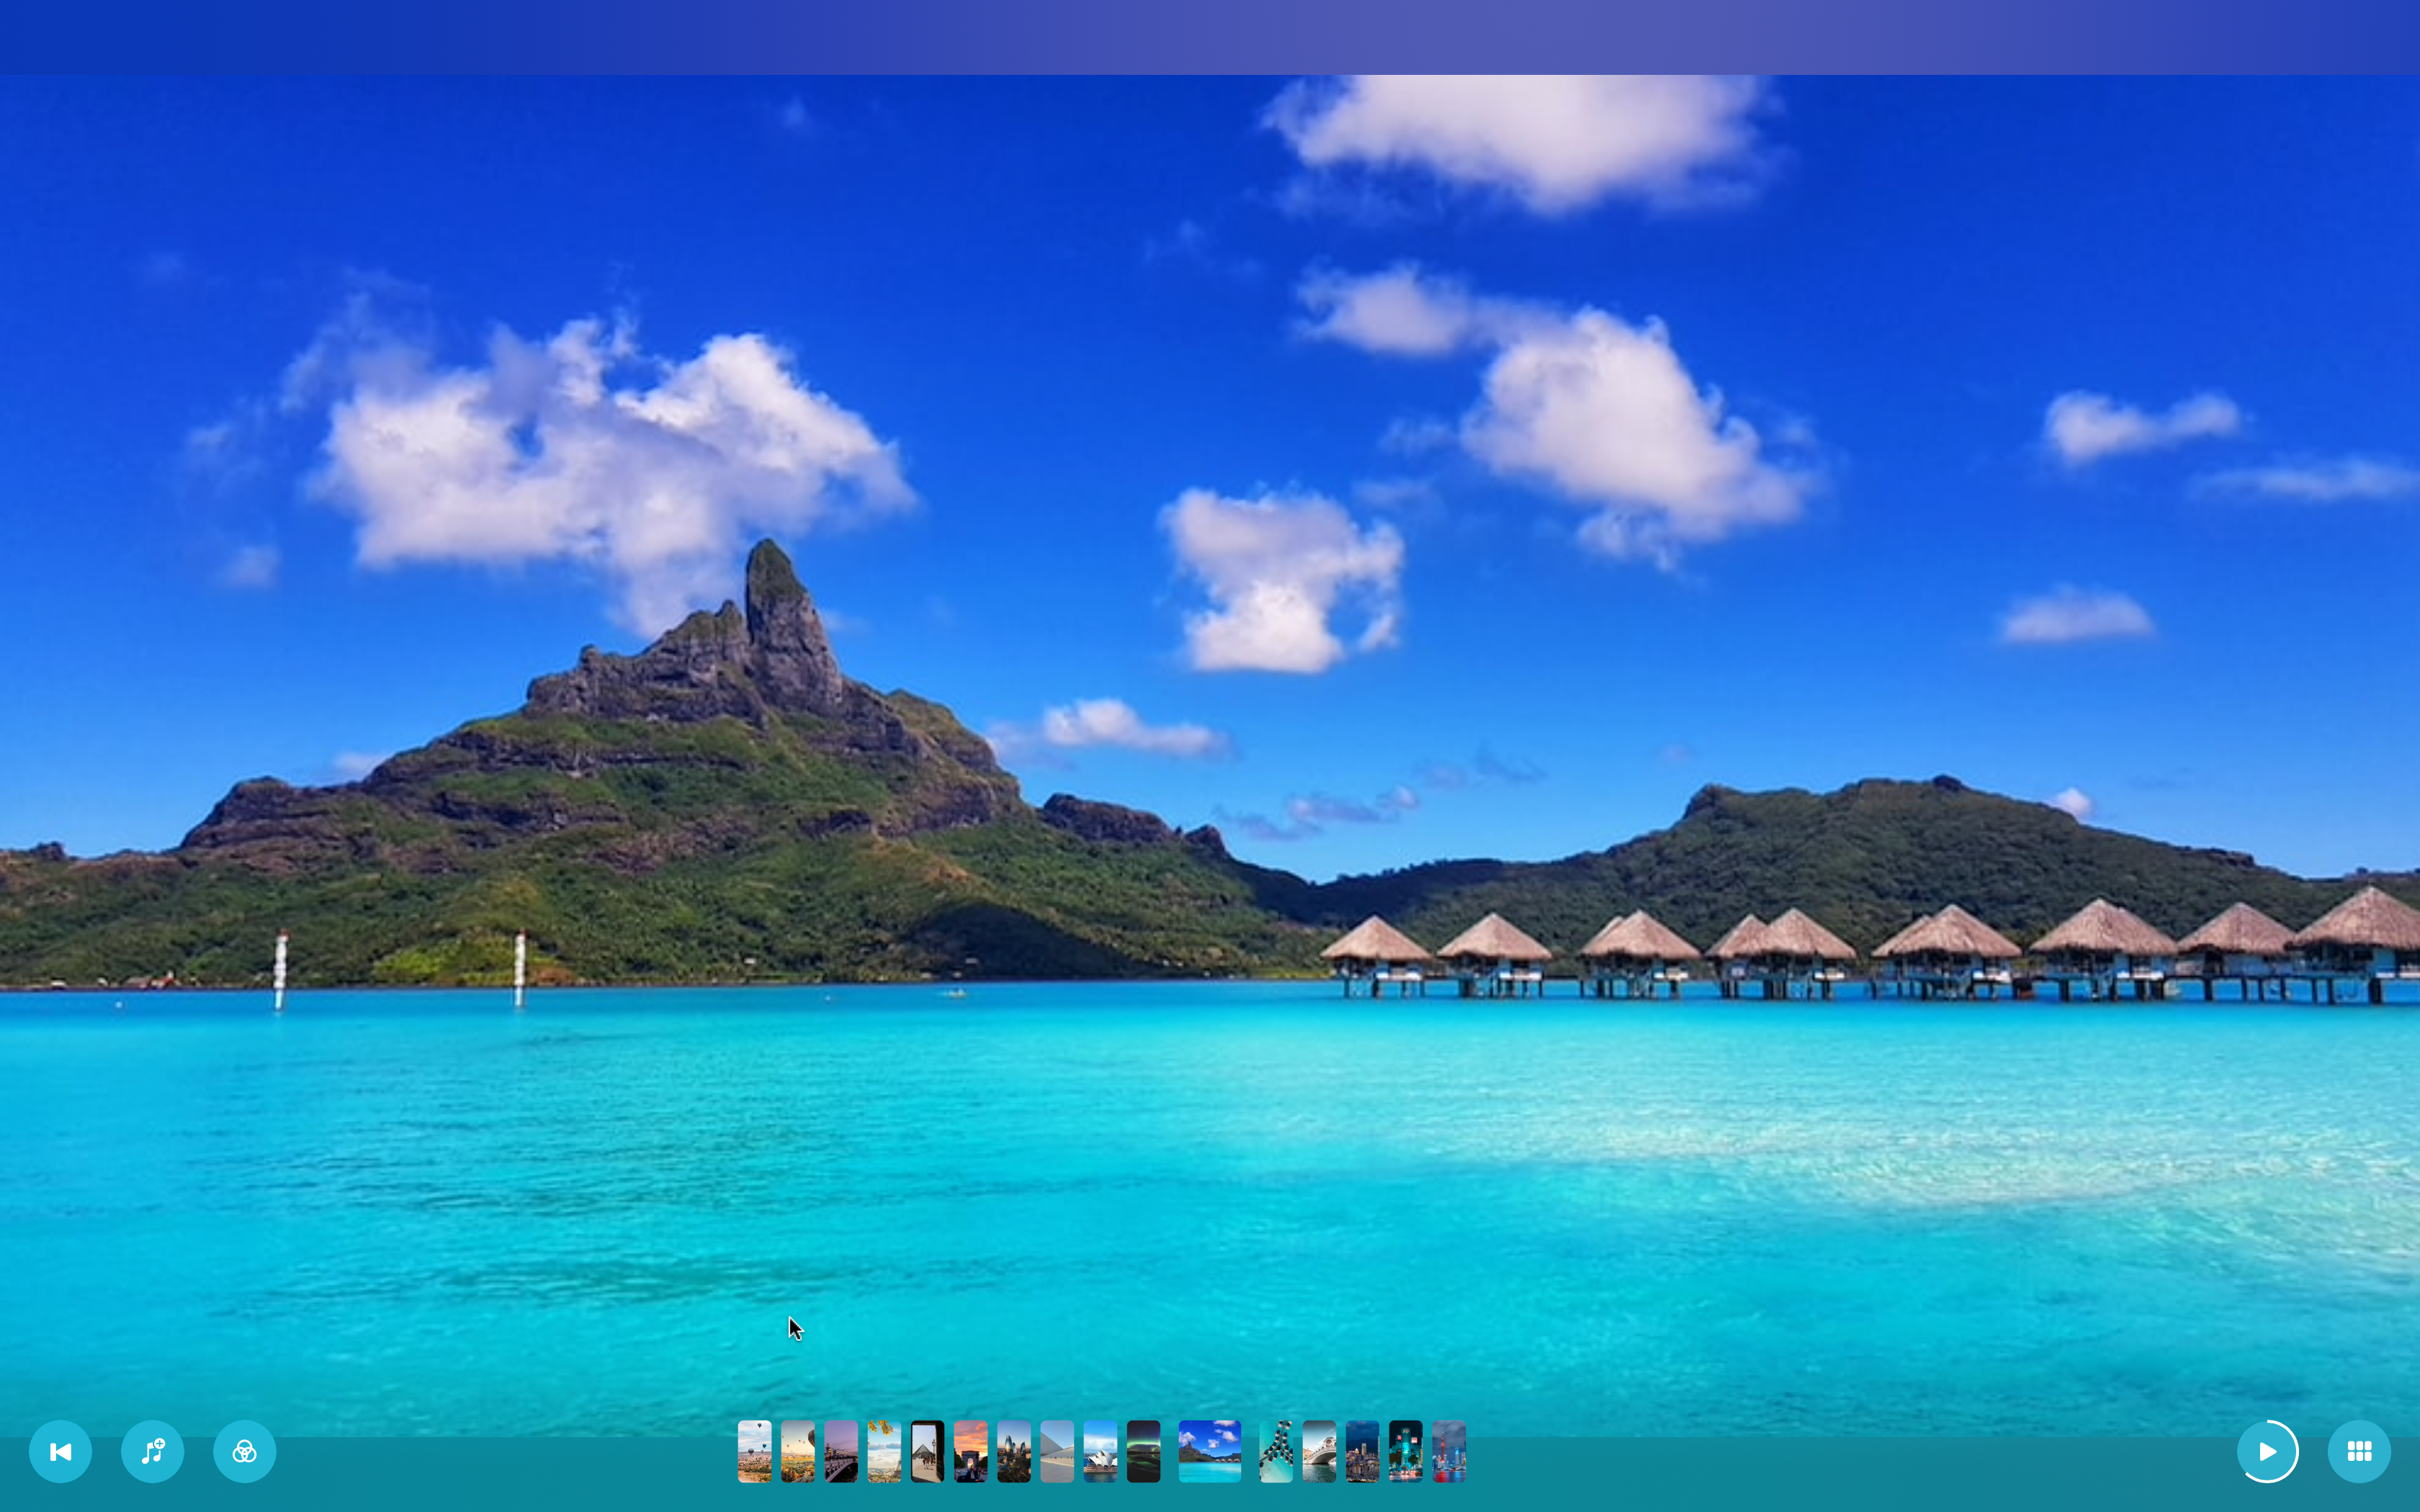 The height and width of the screenshot is (1512, 2420). Describe the element at coordinates (245, 1450) in the screenshot. I see `Switch the filter menu to first option in the drop down list` at that location.